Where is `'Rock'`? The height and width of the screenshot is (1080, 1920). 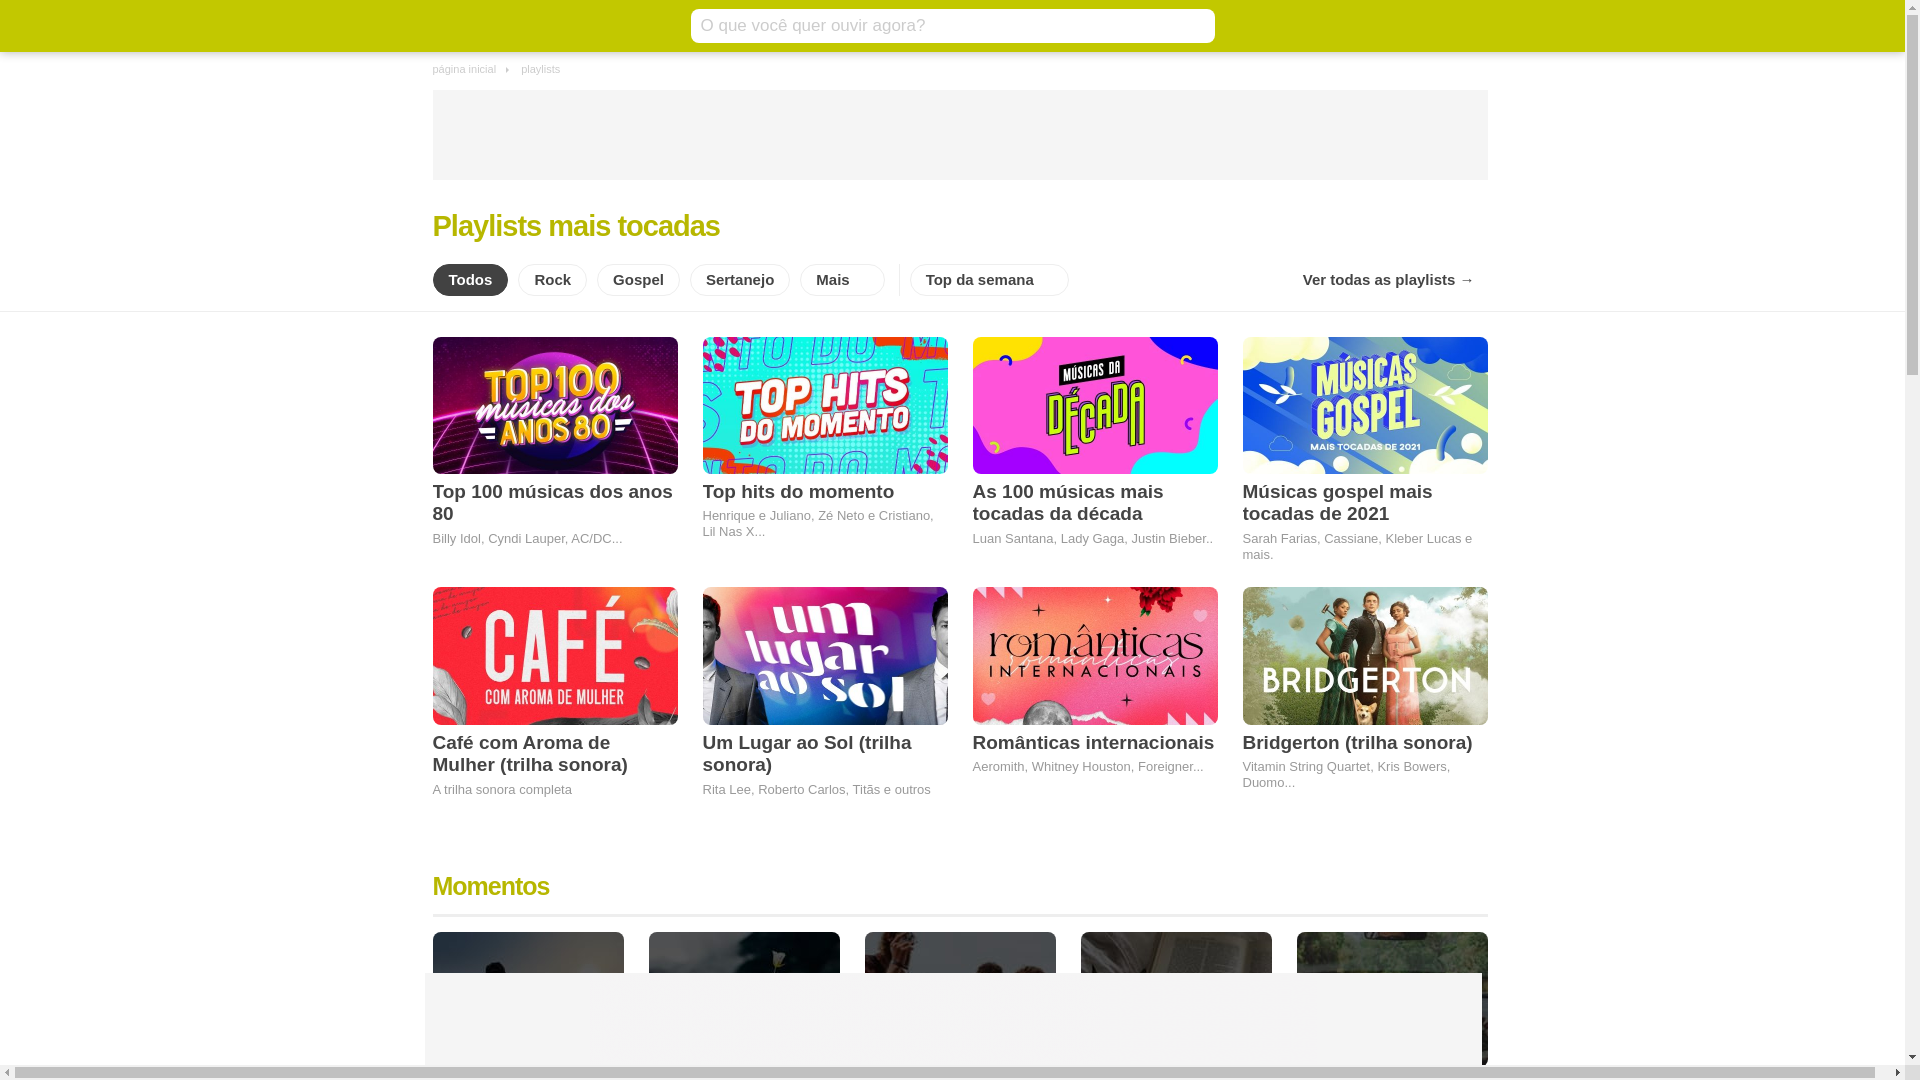 'Rock' is located at coordinates (552, 280).